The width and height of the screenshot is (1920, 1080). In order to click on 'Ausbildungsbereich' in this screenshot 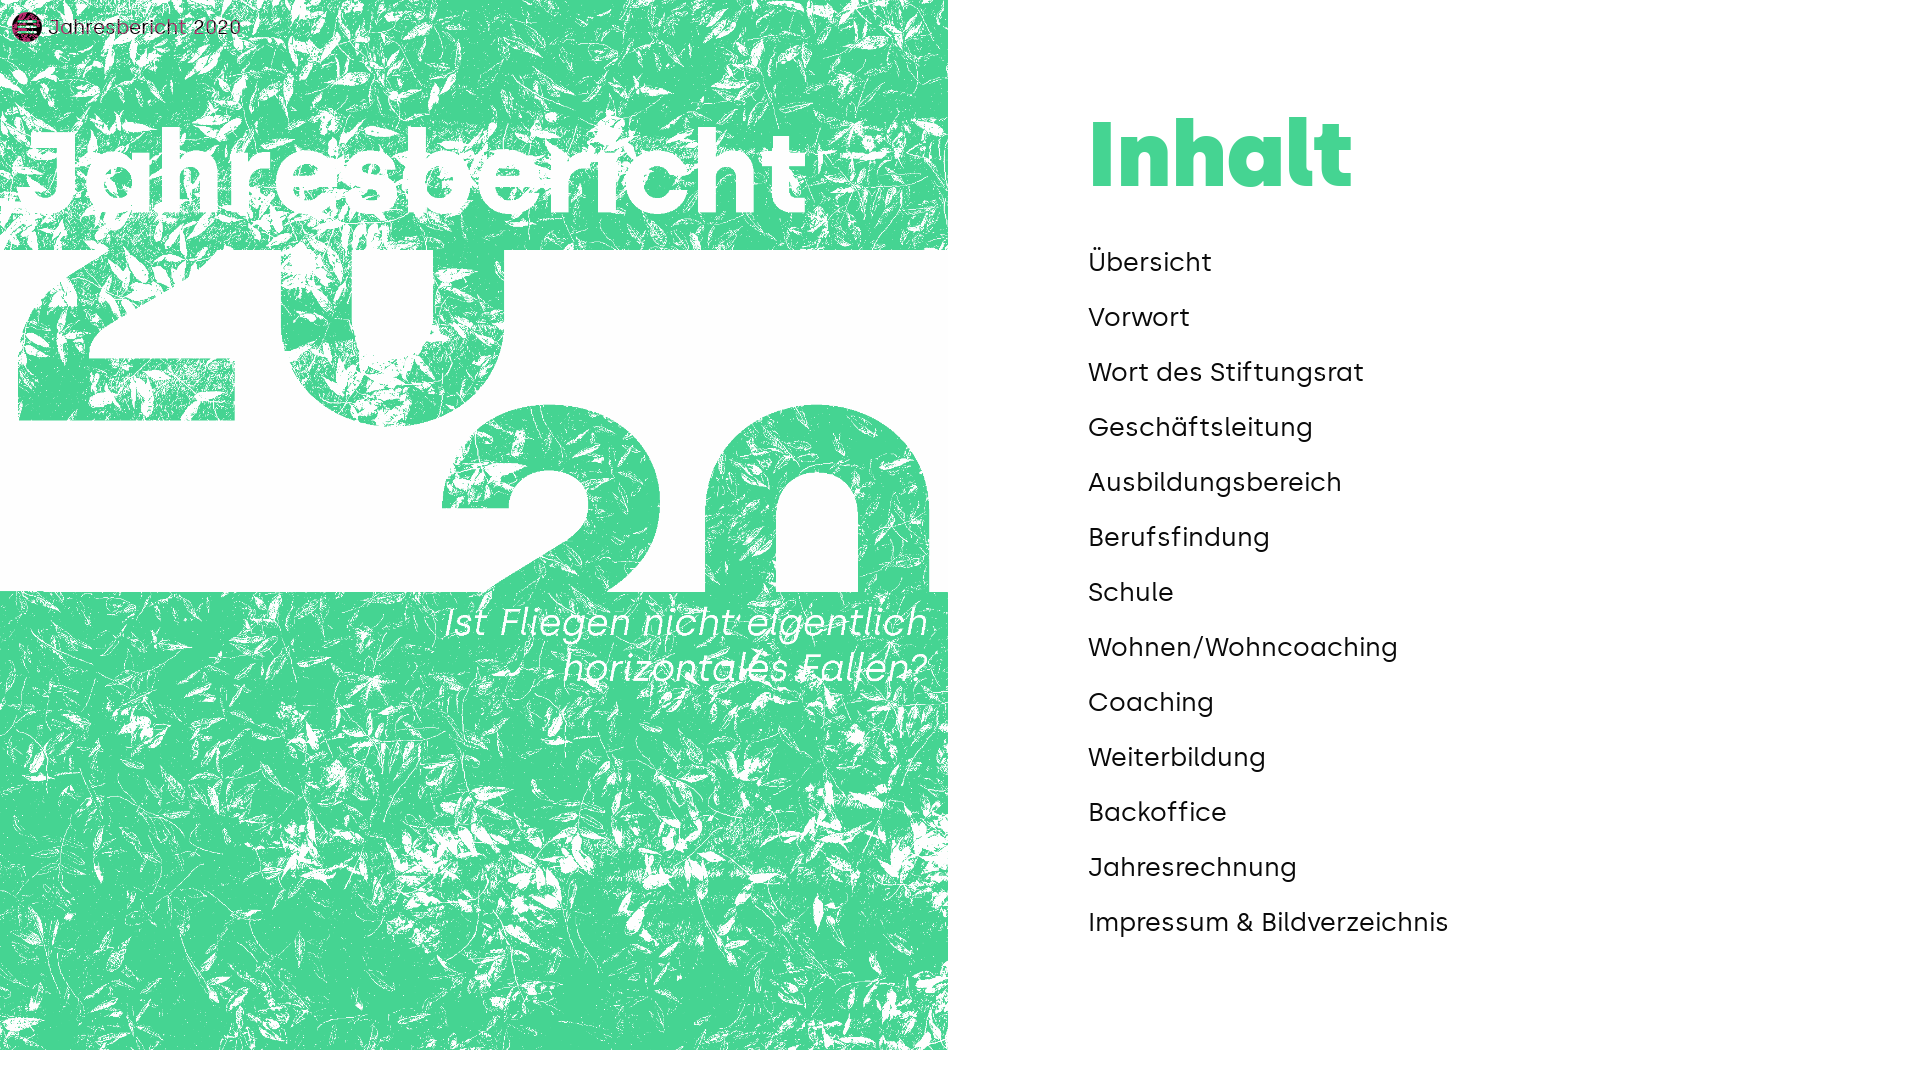, I will do `click(1087, 482)`.